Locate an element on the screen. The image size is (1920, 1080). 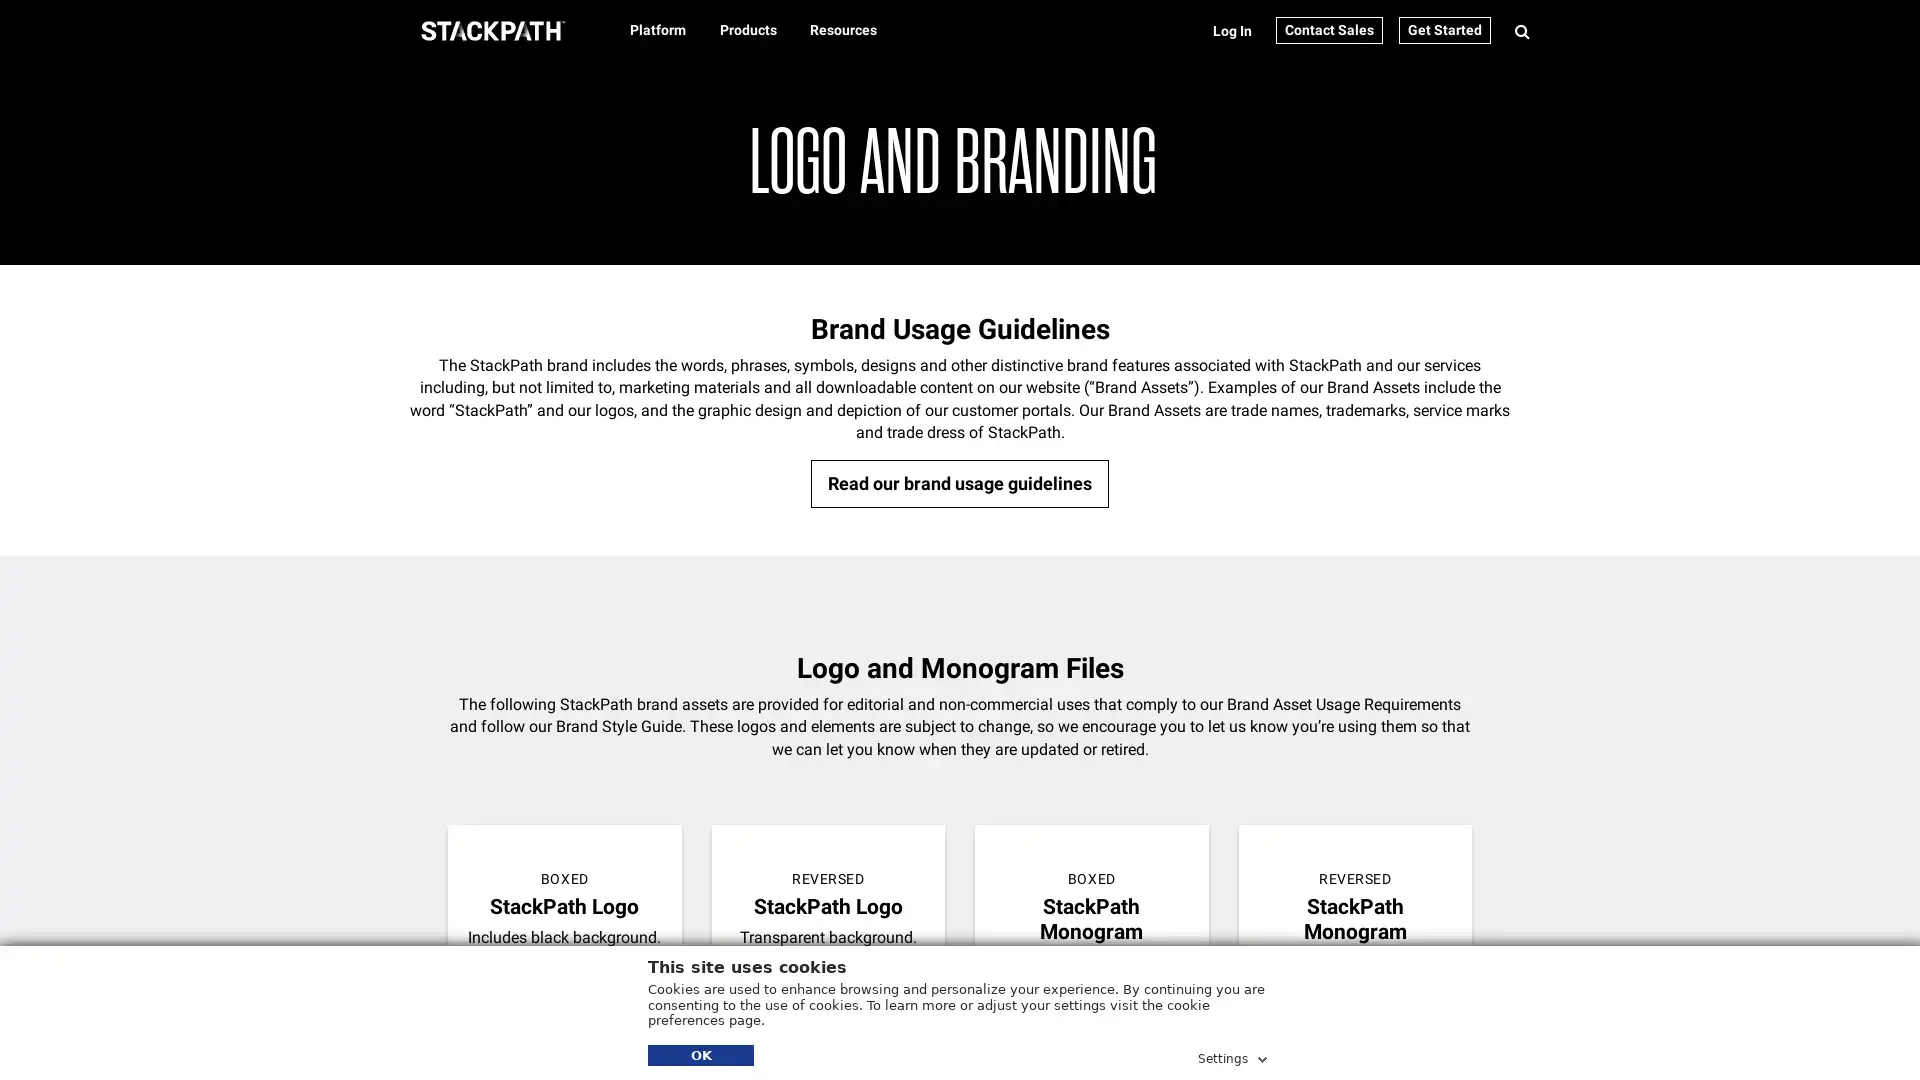
Read our brand usage guidelines is located at coordinates (960, 483).